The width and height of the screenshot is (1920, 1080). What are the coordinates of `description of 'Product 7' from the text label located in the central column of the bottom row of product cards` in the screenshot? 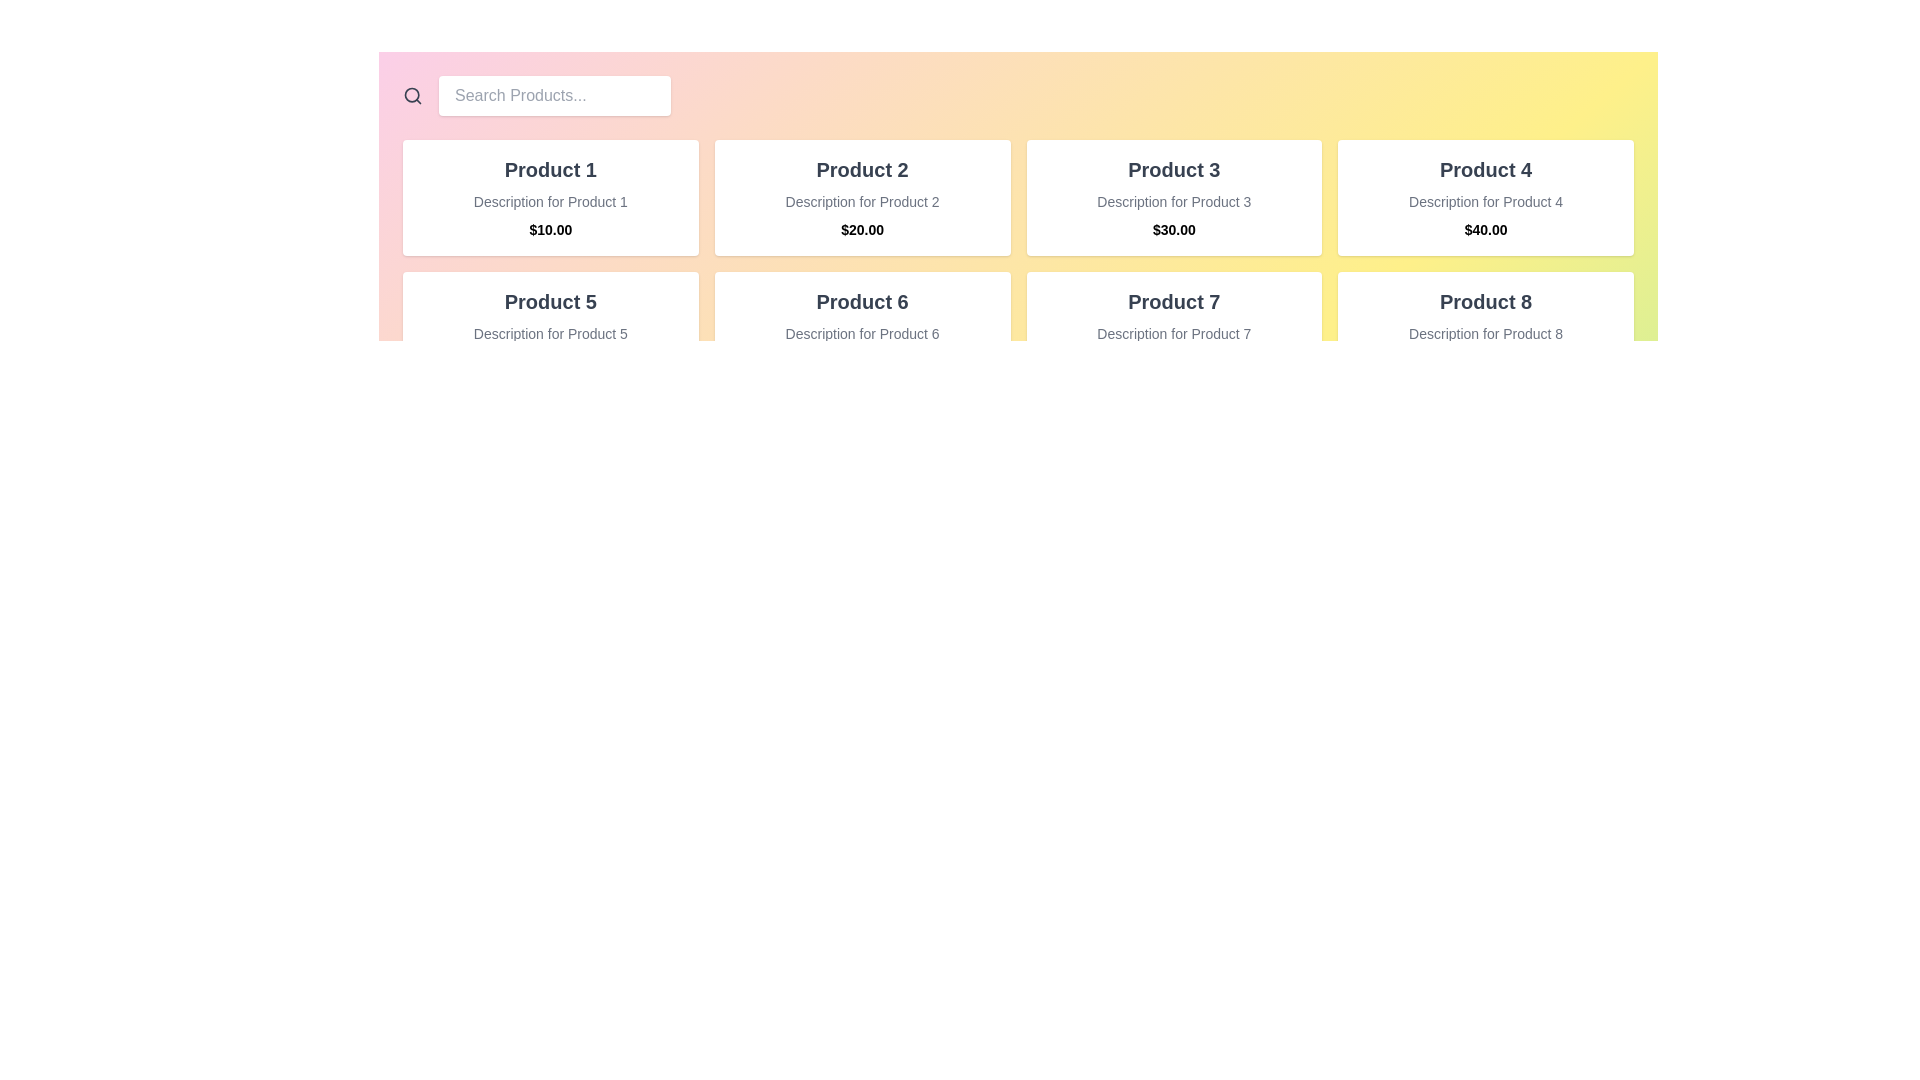 It's located at (1174, 333).